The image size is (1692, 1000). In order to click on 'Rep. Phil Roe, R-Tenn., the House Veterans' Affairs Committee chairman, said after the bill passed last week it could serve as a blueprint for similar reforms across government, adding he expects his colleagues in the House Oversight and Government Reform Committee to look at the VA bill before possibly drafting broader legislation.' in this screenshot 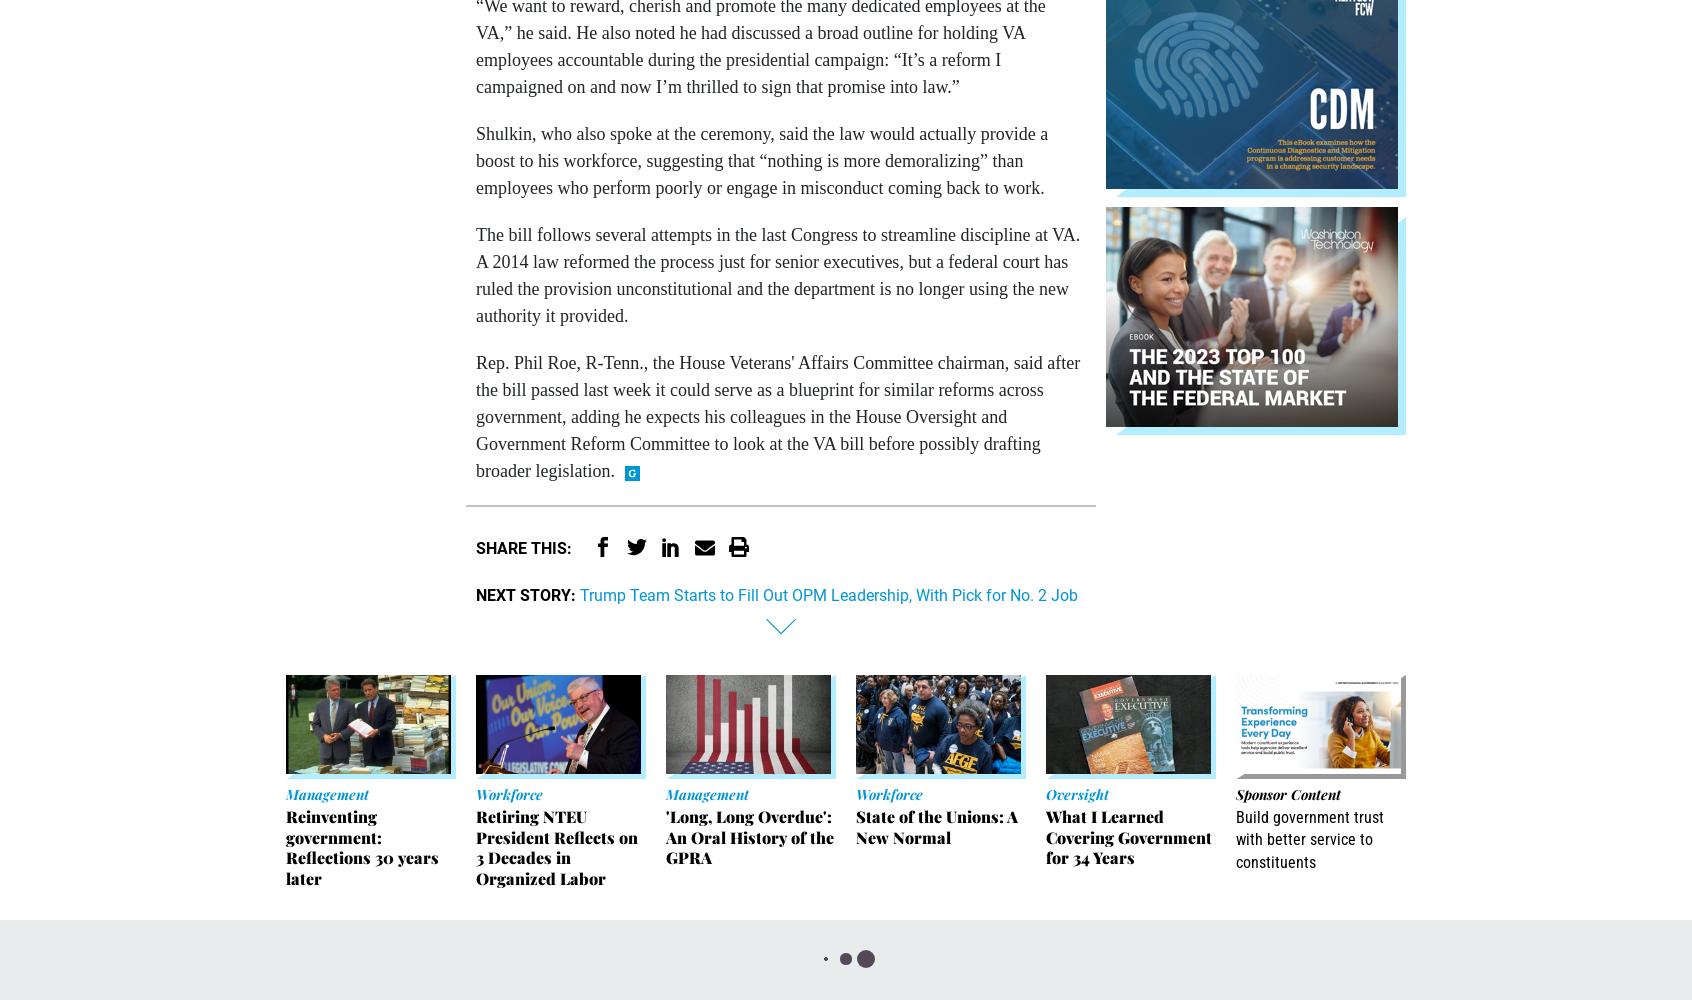, I will do `click(777, 417)`.